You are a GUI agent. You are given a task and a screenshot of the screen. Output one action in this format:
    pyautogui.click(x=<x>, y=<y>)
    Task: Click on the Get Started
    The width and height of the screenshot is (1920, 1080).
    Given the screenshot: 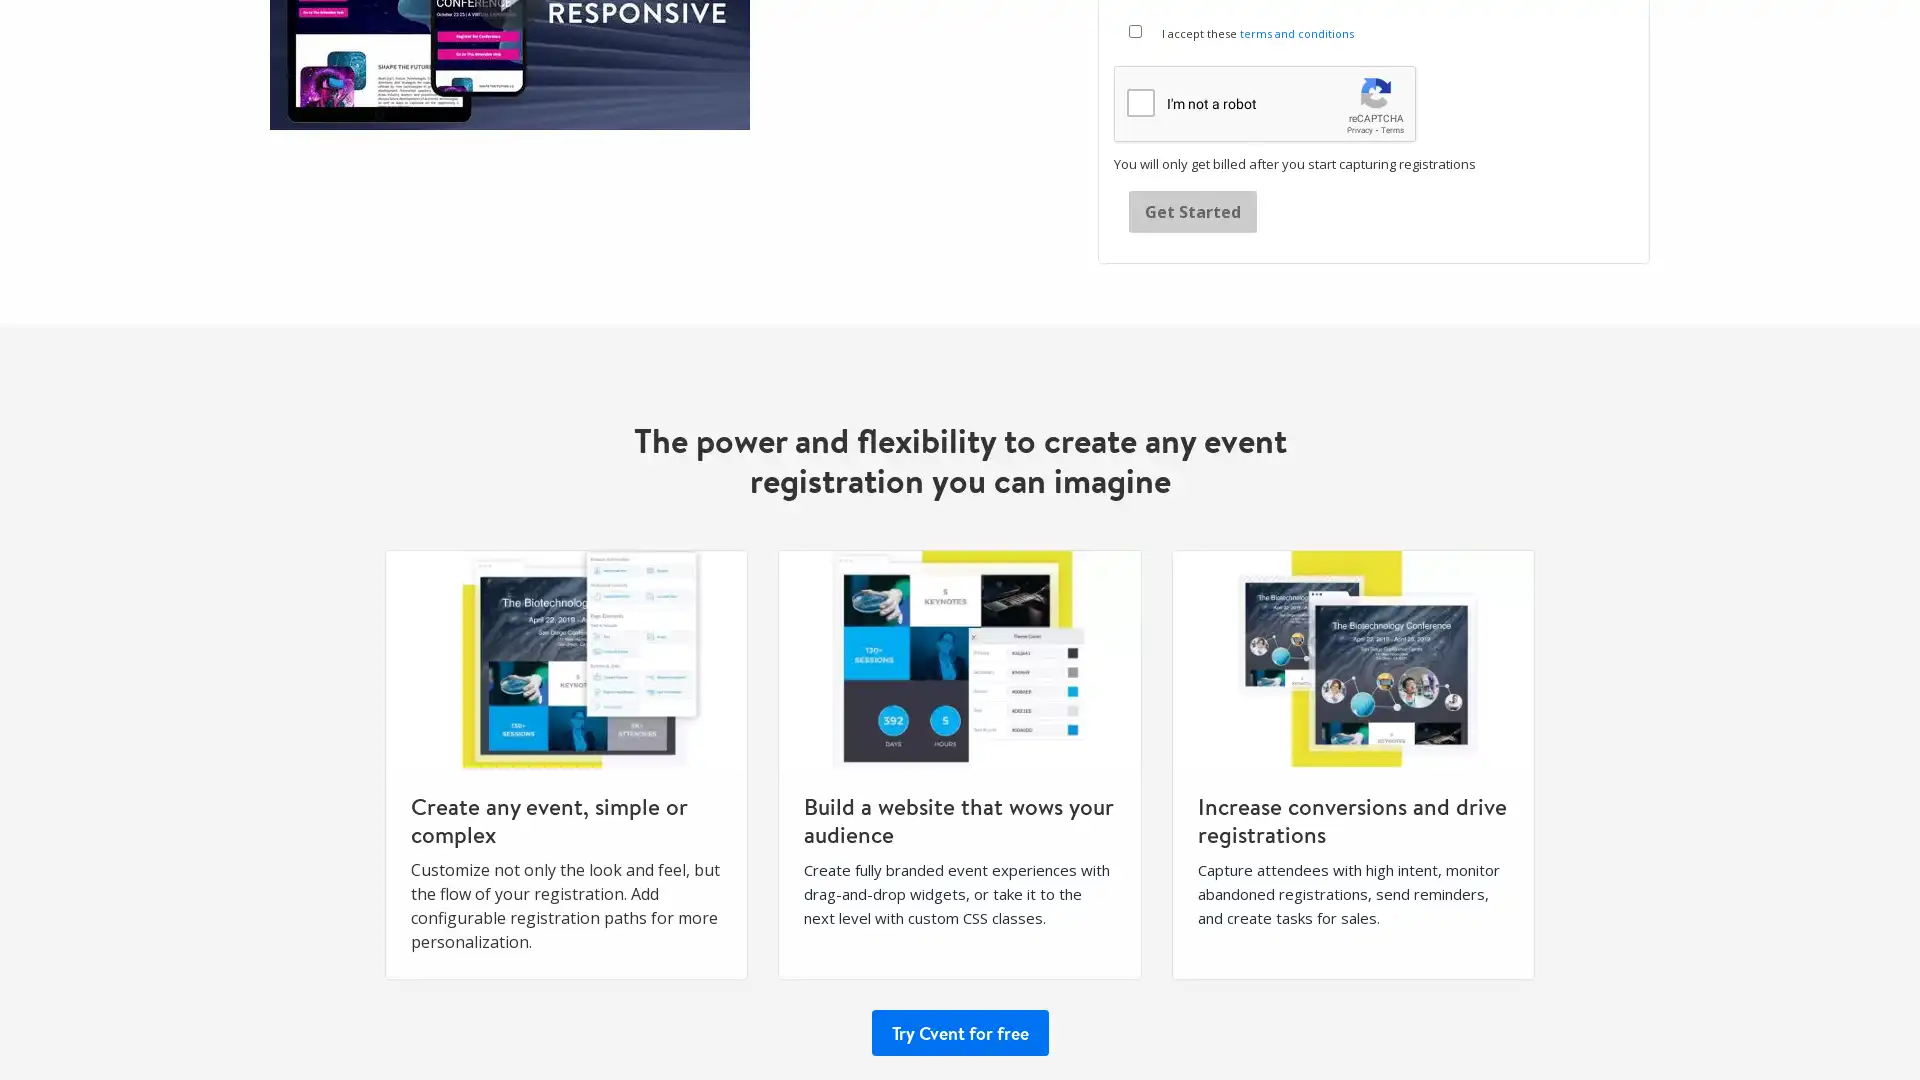 What is the action you would take?
    pyautogui.click(x=1193, y=211)
    